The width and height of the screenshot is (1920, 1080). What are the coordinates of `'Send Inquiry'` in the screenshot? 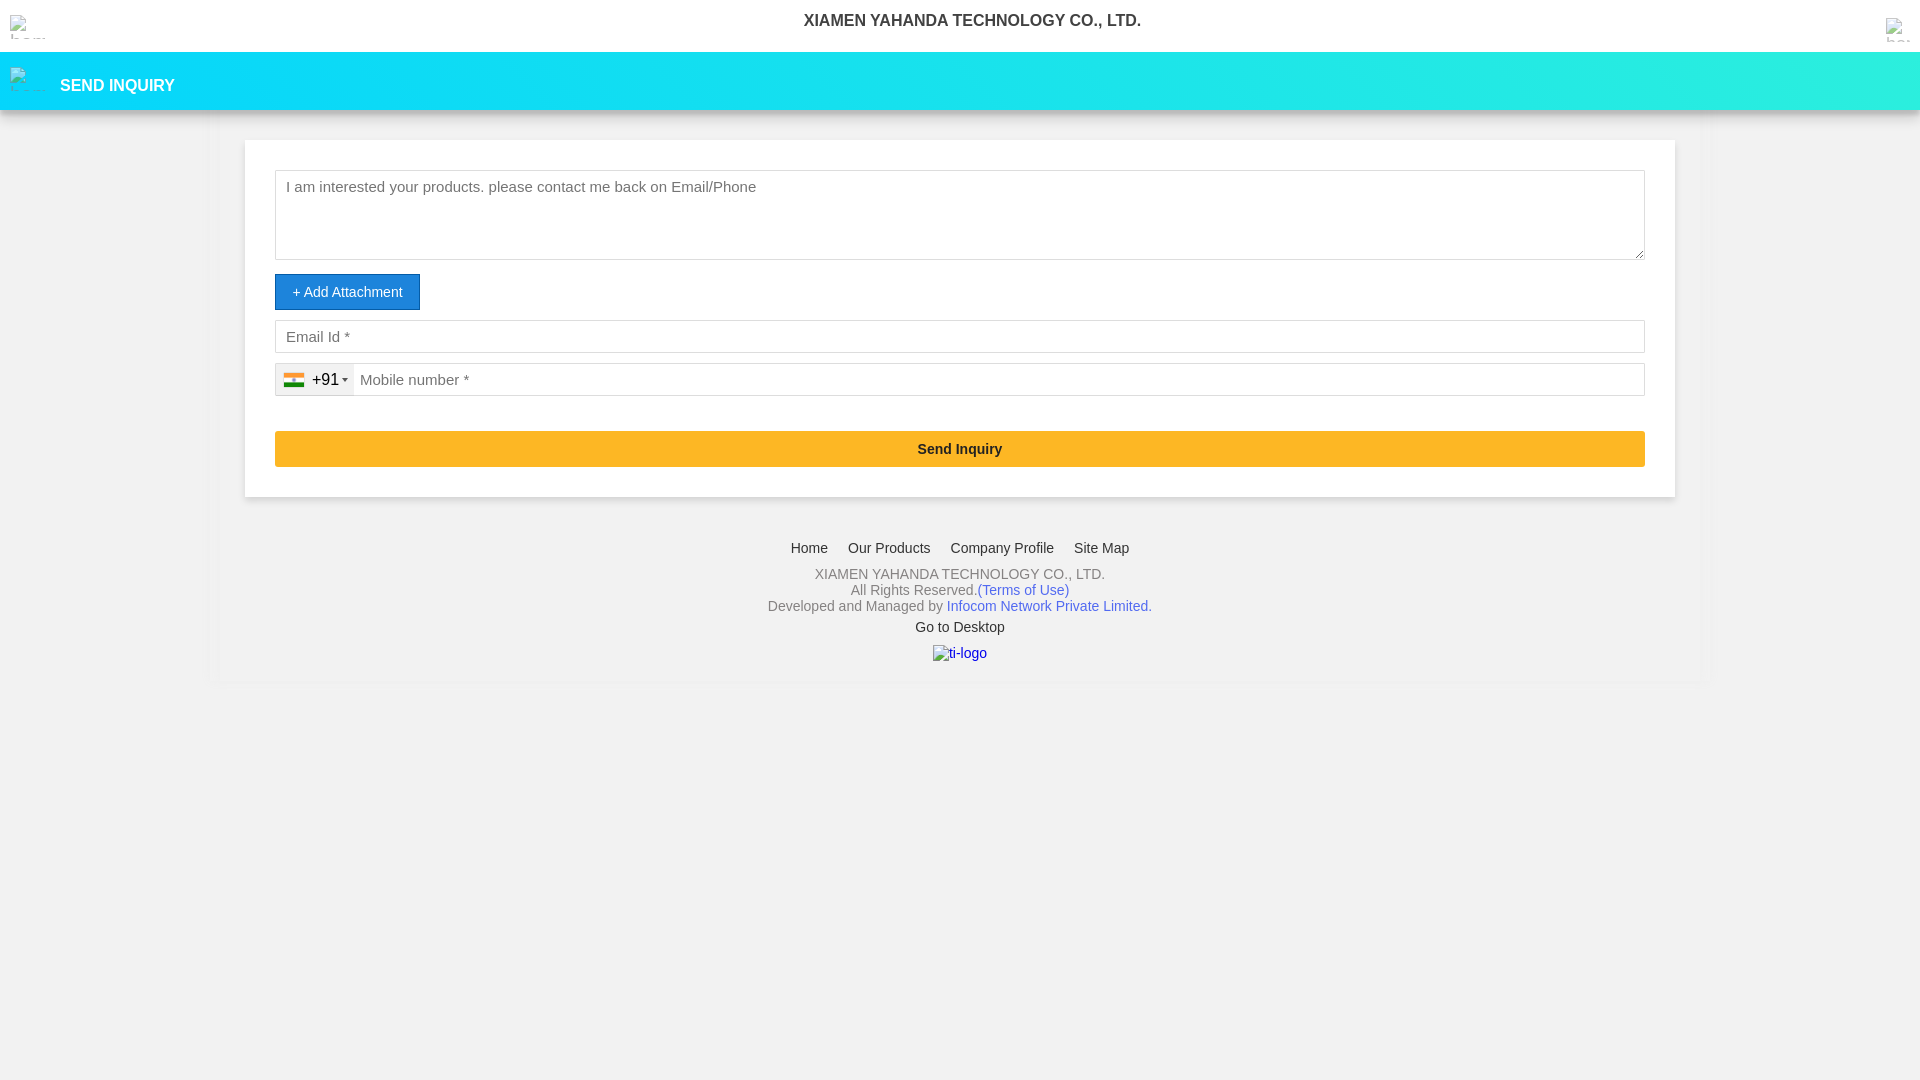 It's located at (960, 447).